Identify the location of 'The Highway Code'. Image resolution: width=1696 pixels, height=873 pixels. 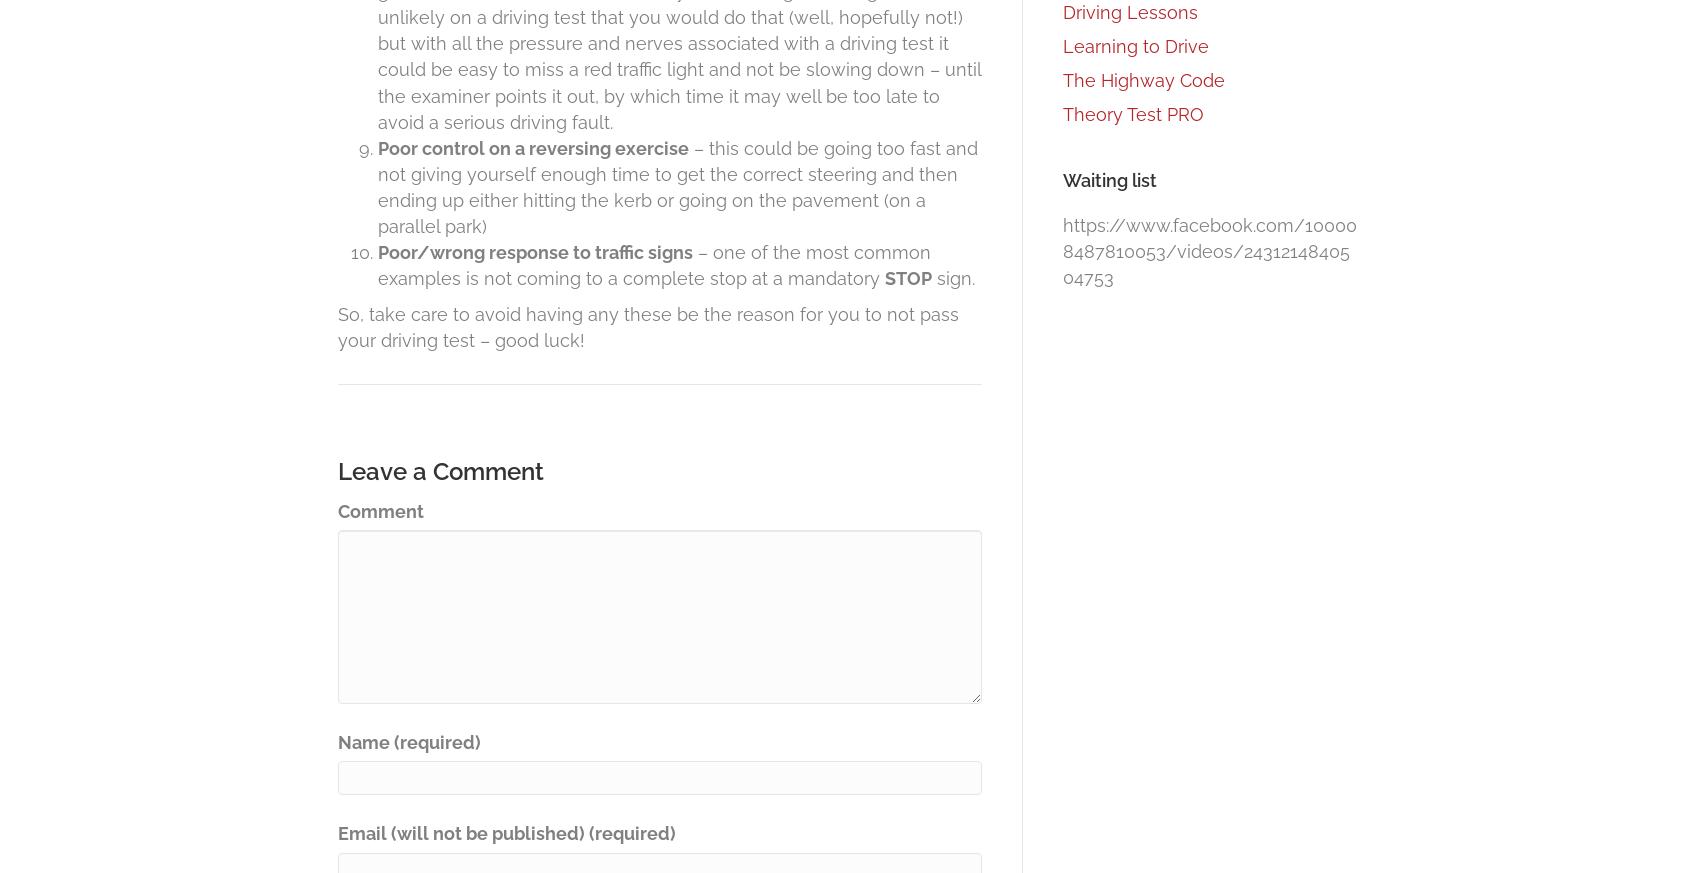
(1143, 78).